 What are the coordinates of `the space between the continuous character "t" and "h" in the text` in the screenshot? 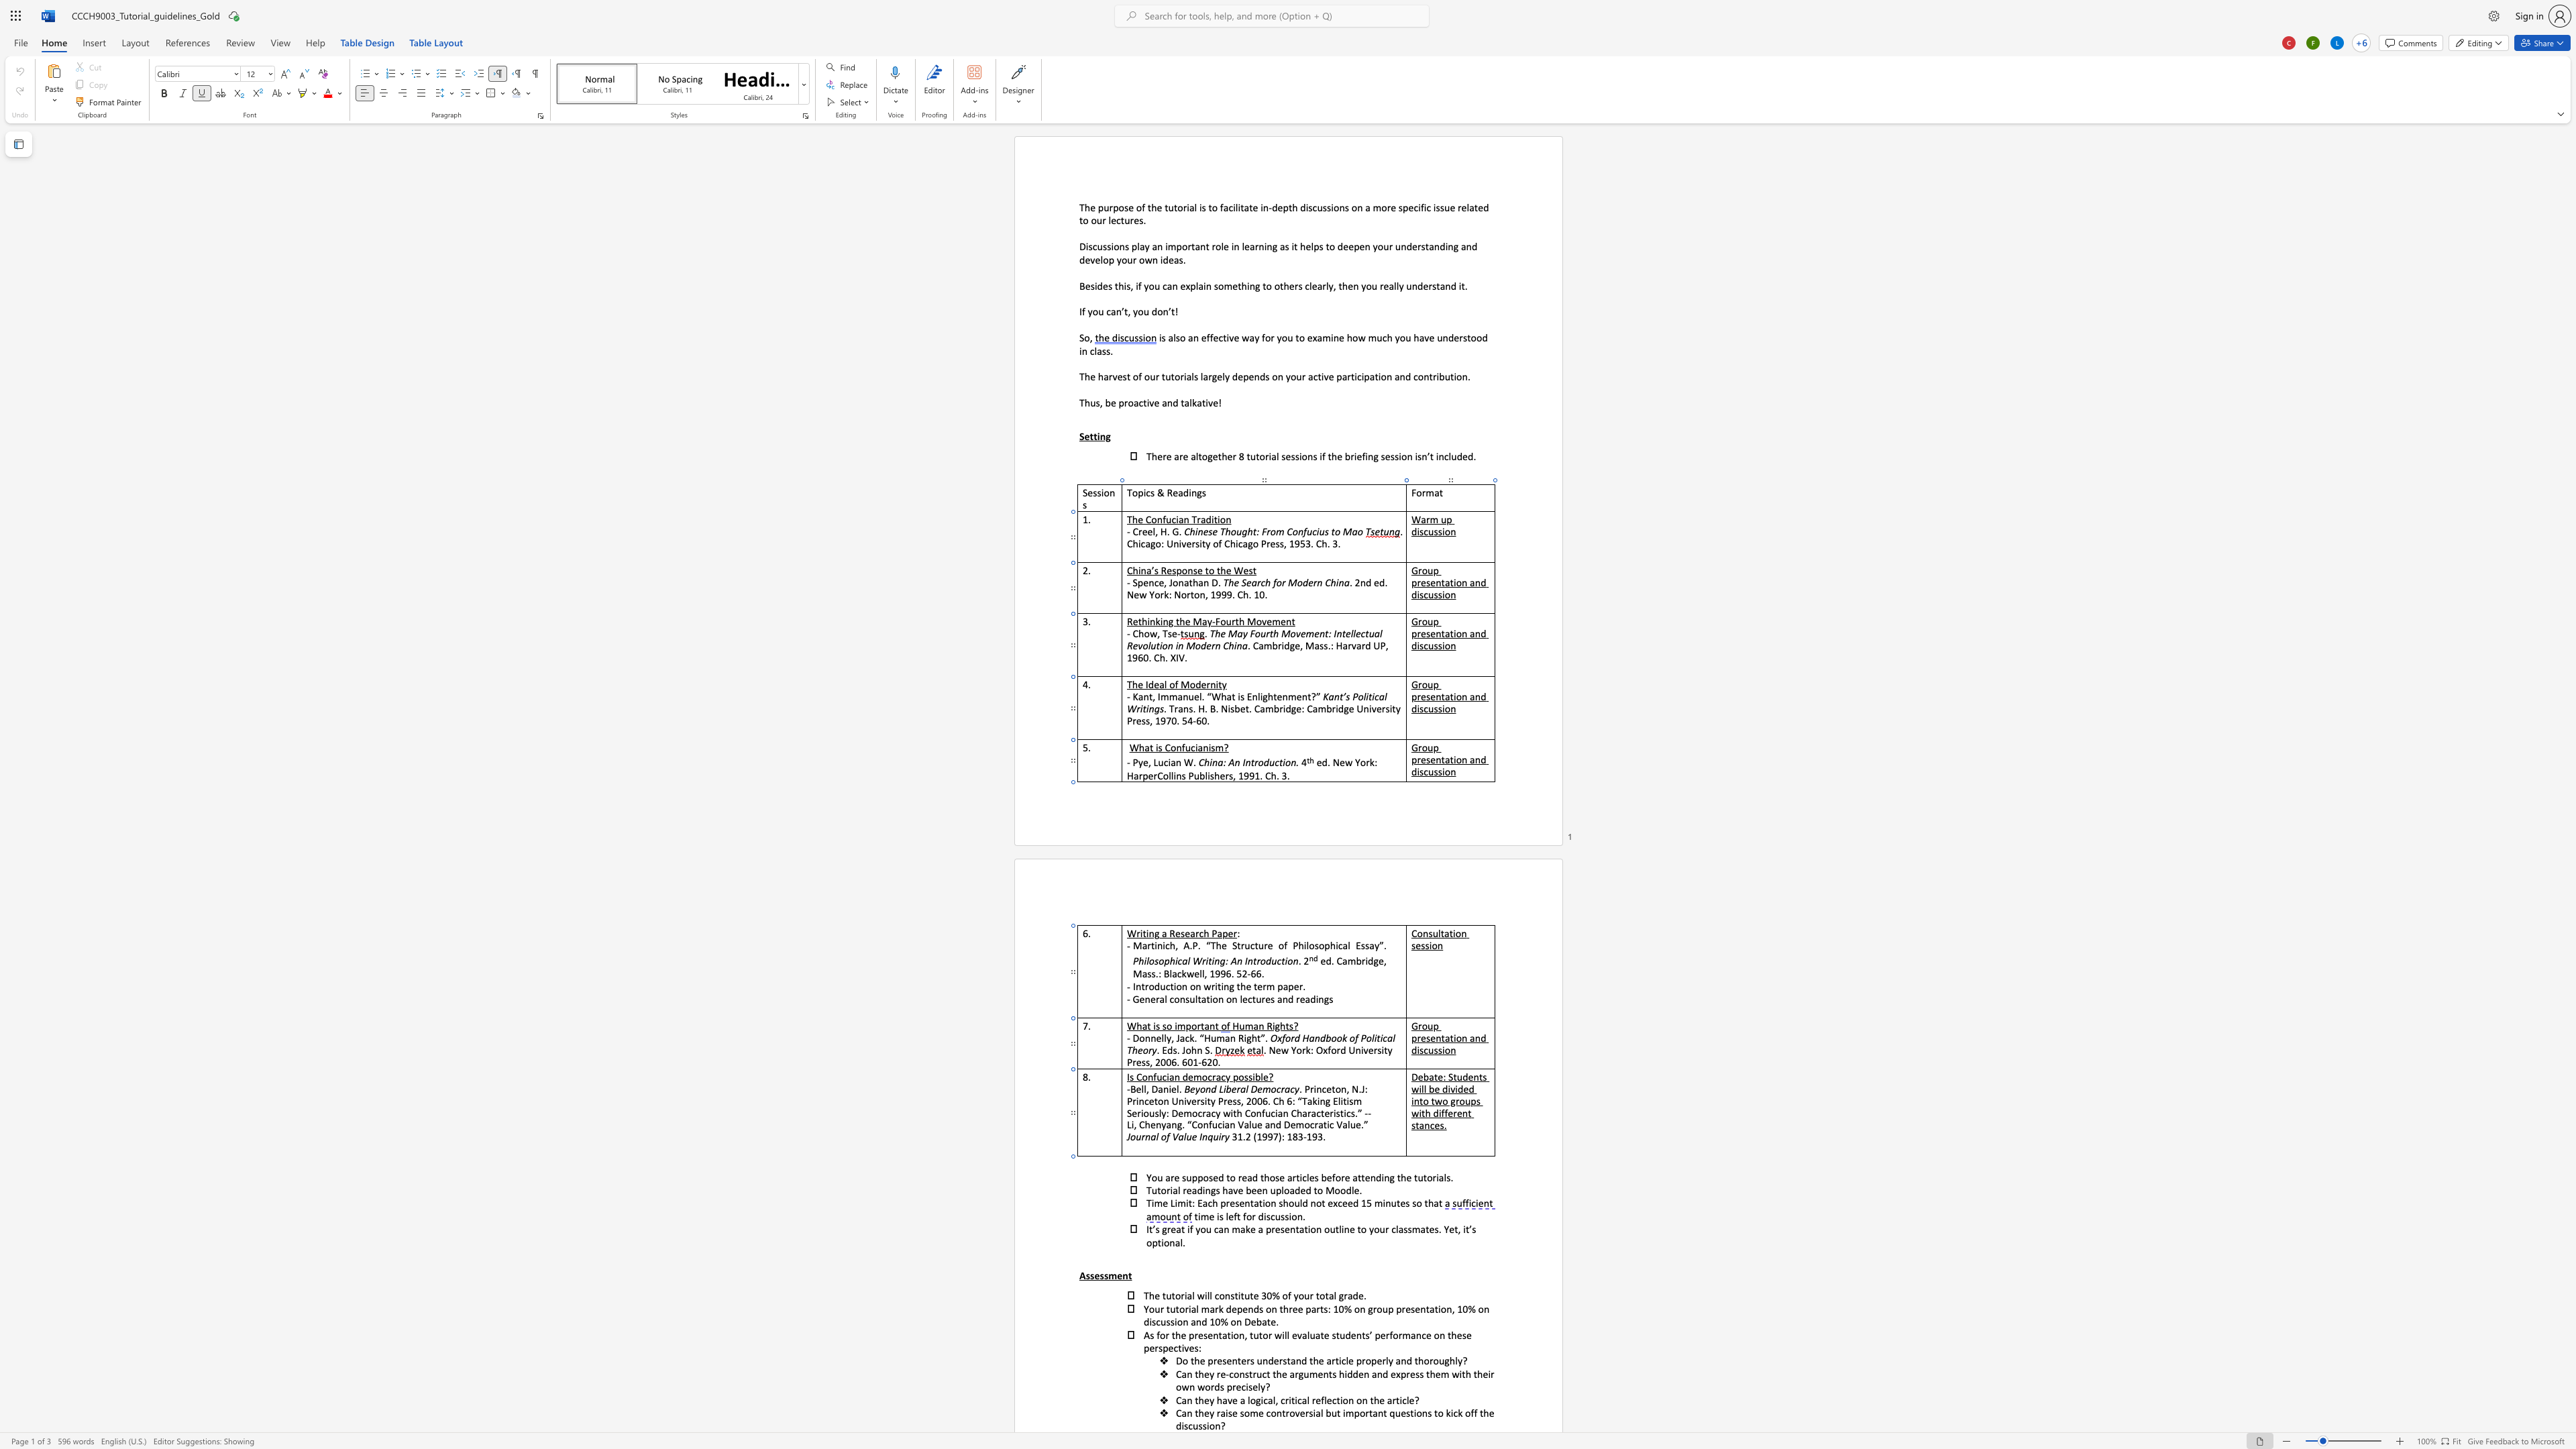 It's located at (1236, 1113).